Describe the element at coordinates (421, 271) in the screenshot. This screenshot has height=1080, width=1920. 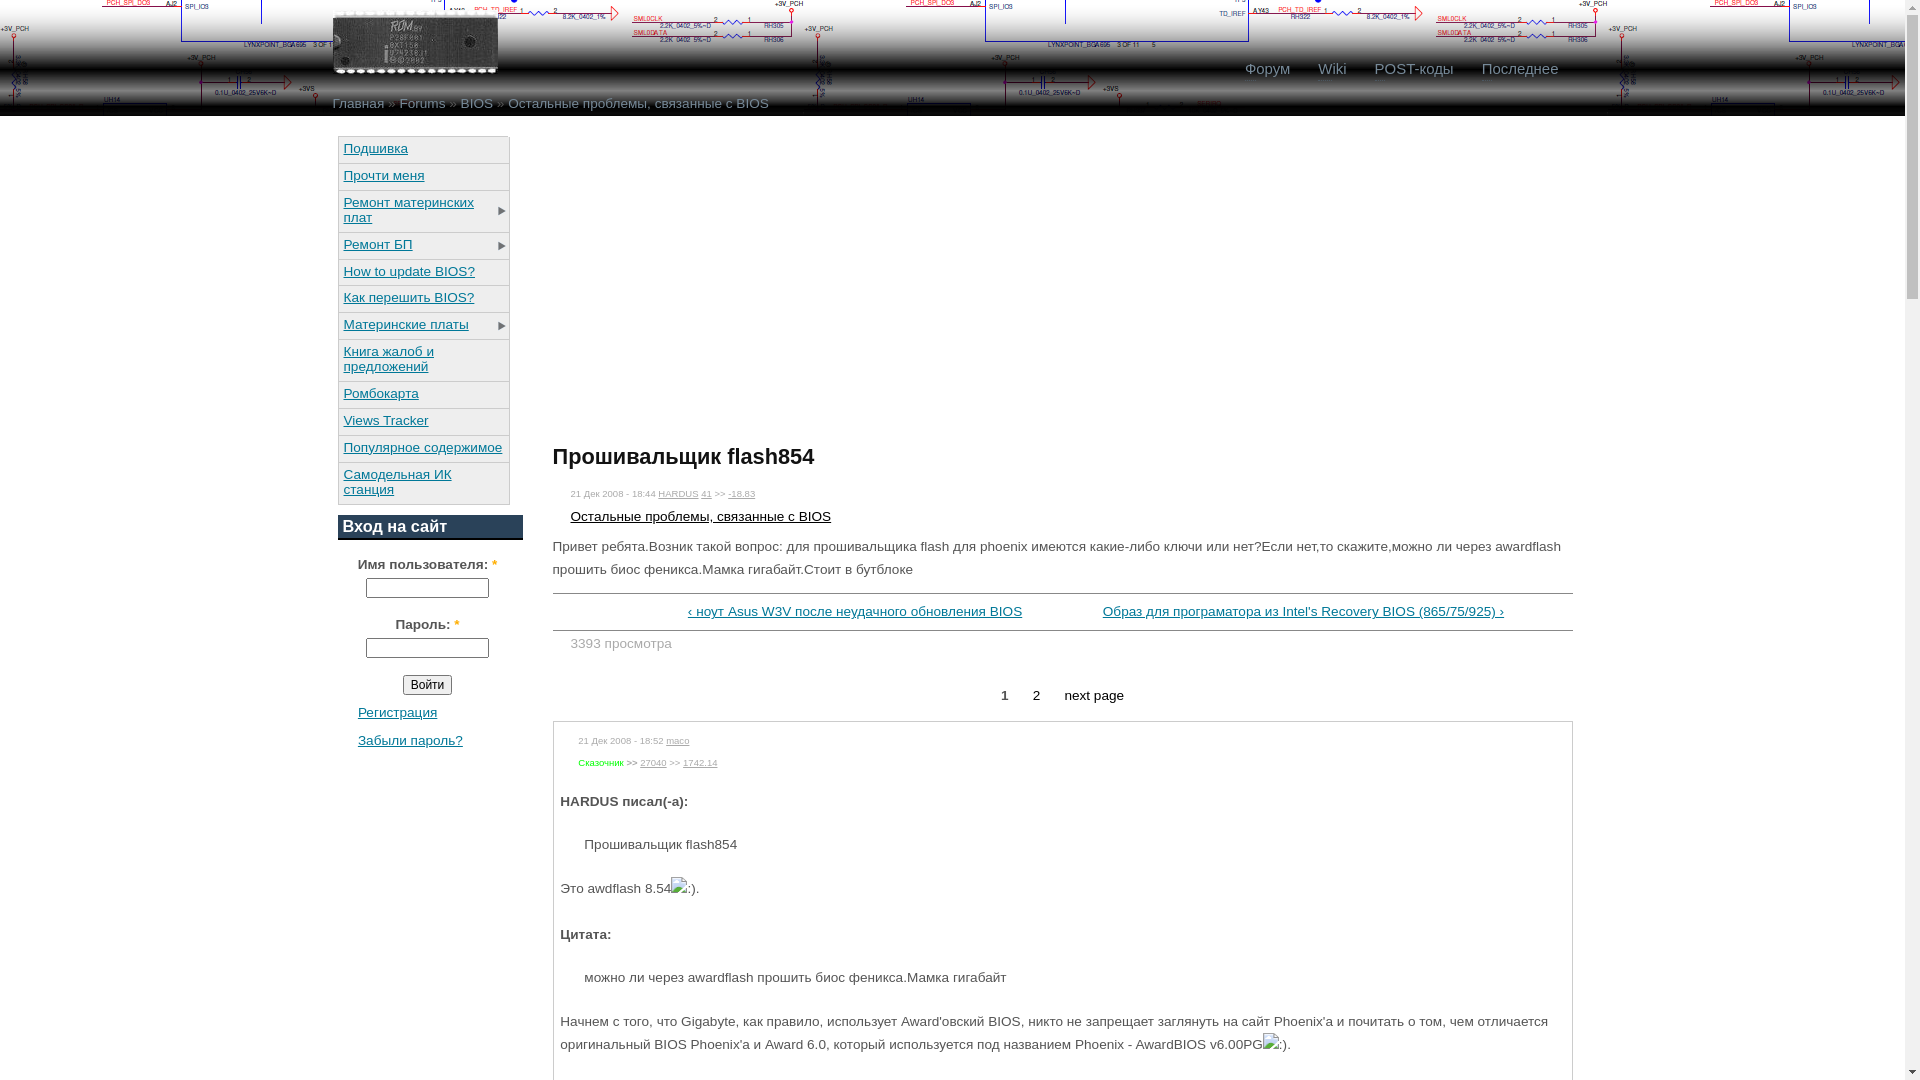
I see `'How to update BIOS?'` at that location.